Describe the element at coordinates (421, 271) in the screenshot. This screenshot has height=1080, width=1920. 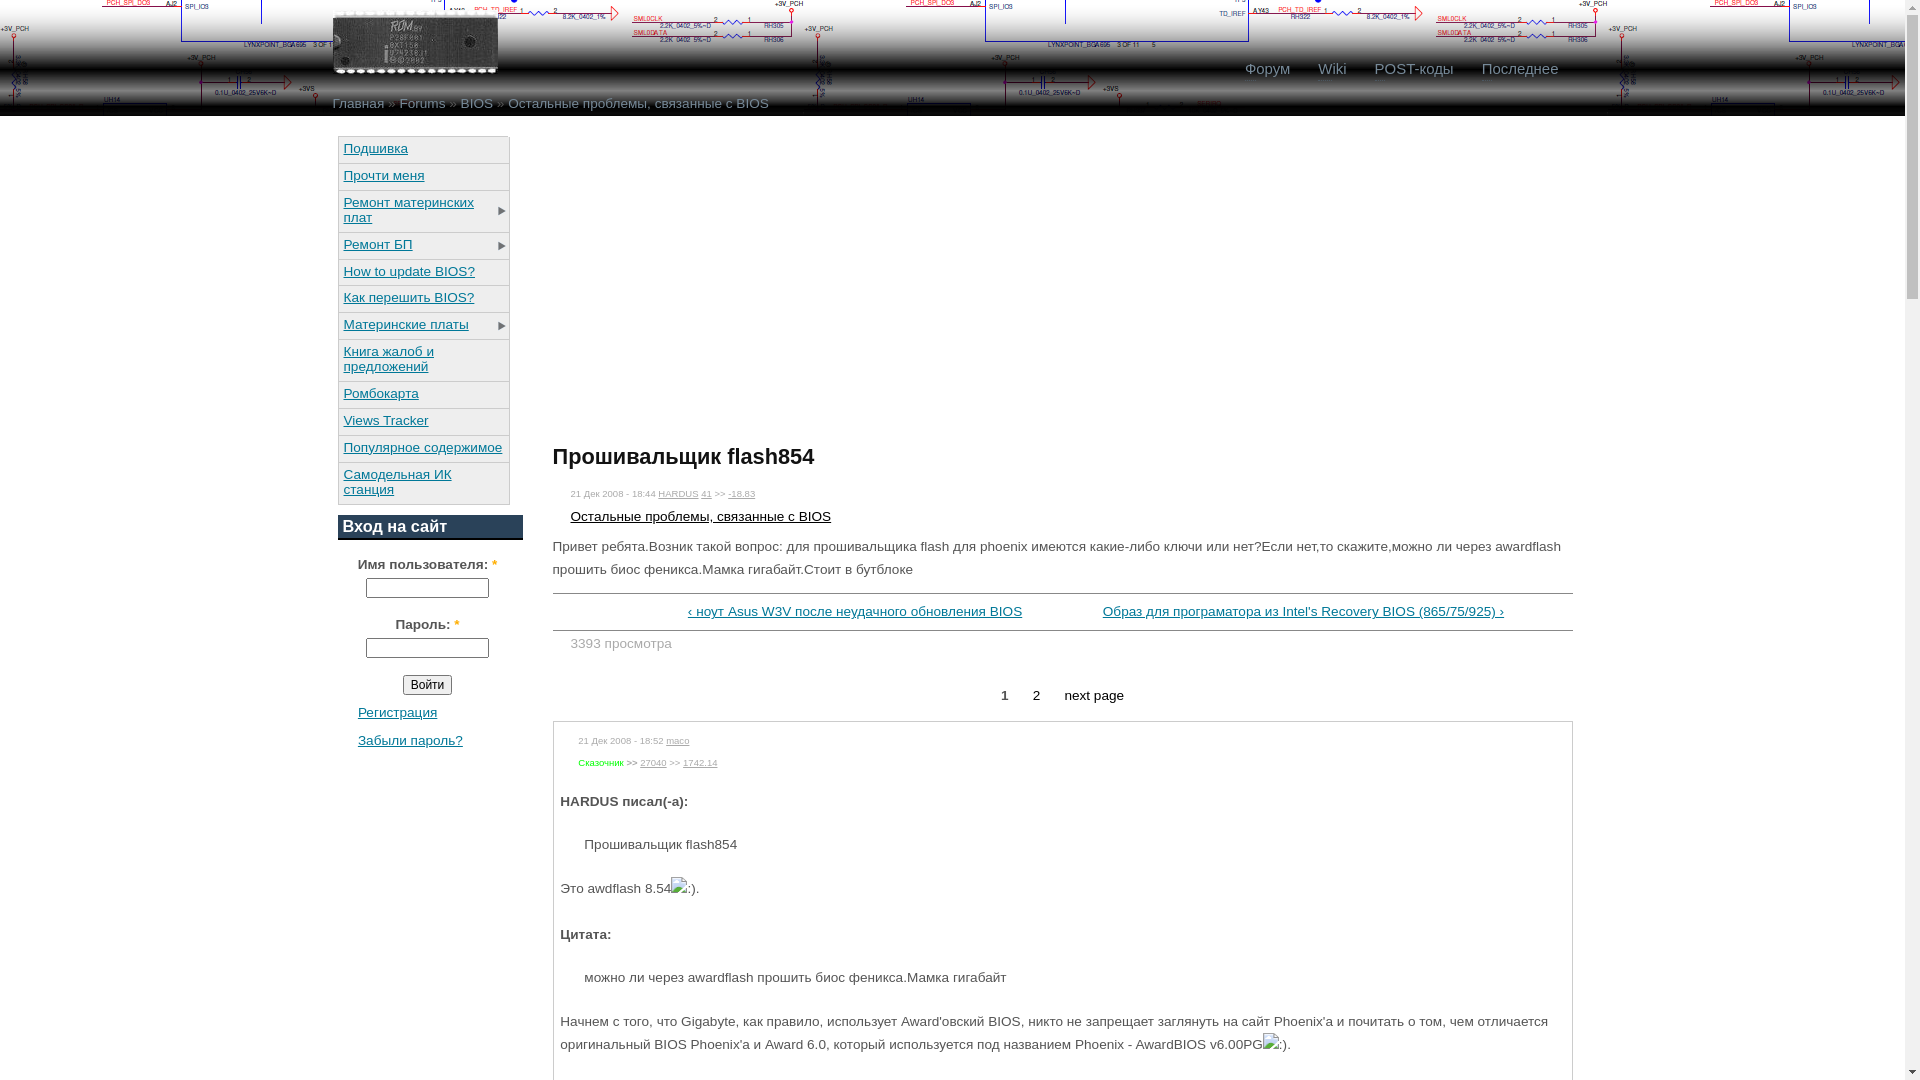
I see `'How to update BIOS?'` at that location.